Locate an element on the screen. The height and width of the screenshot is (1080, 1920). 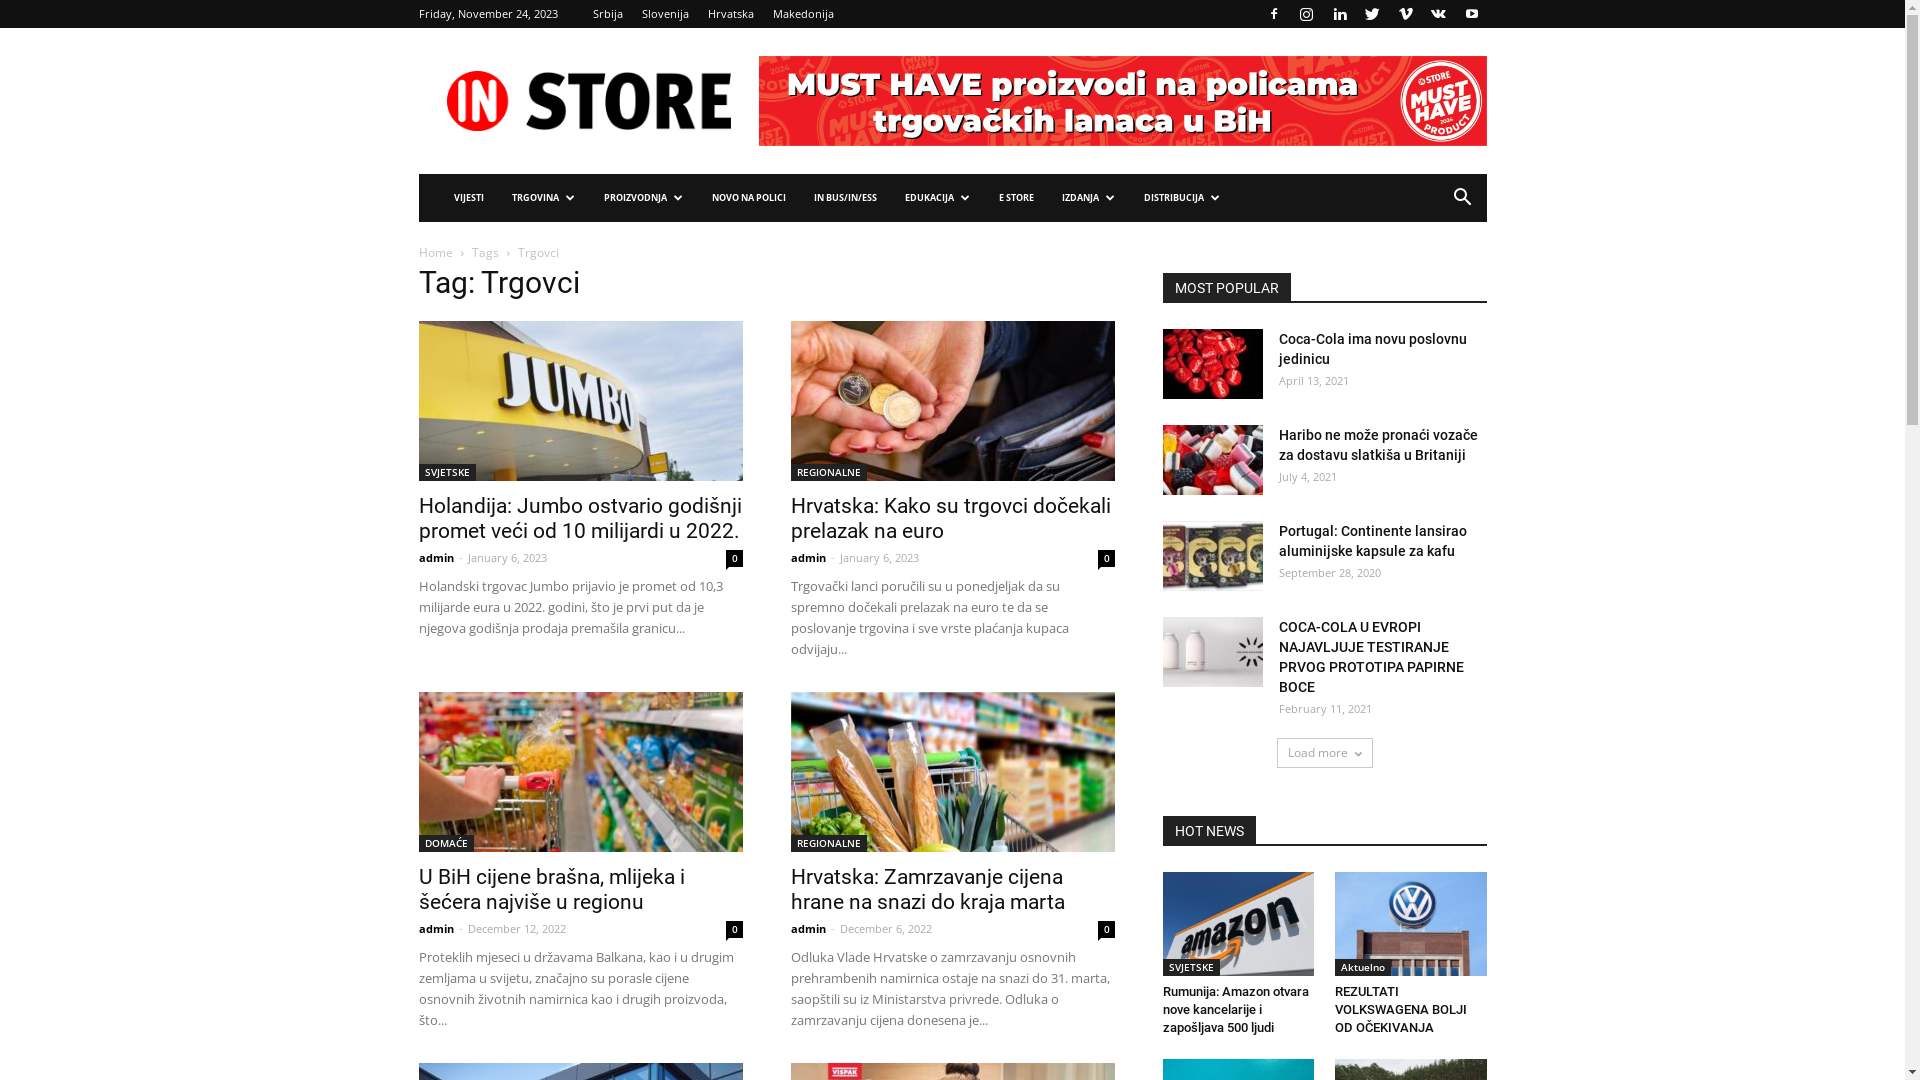
'admin' is located at coordinates (807, 928).